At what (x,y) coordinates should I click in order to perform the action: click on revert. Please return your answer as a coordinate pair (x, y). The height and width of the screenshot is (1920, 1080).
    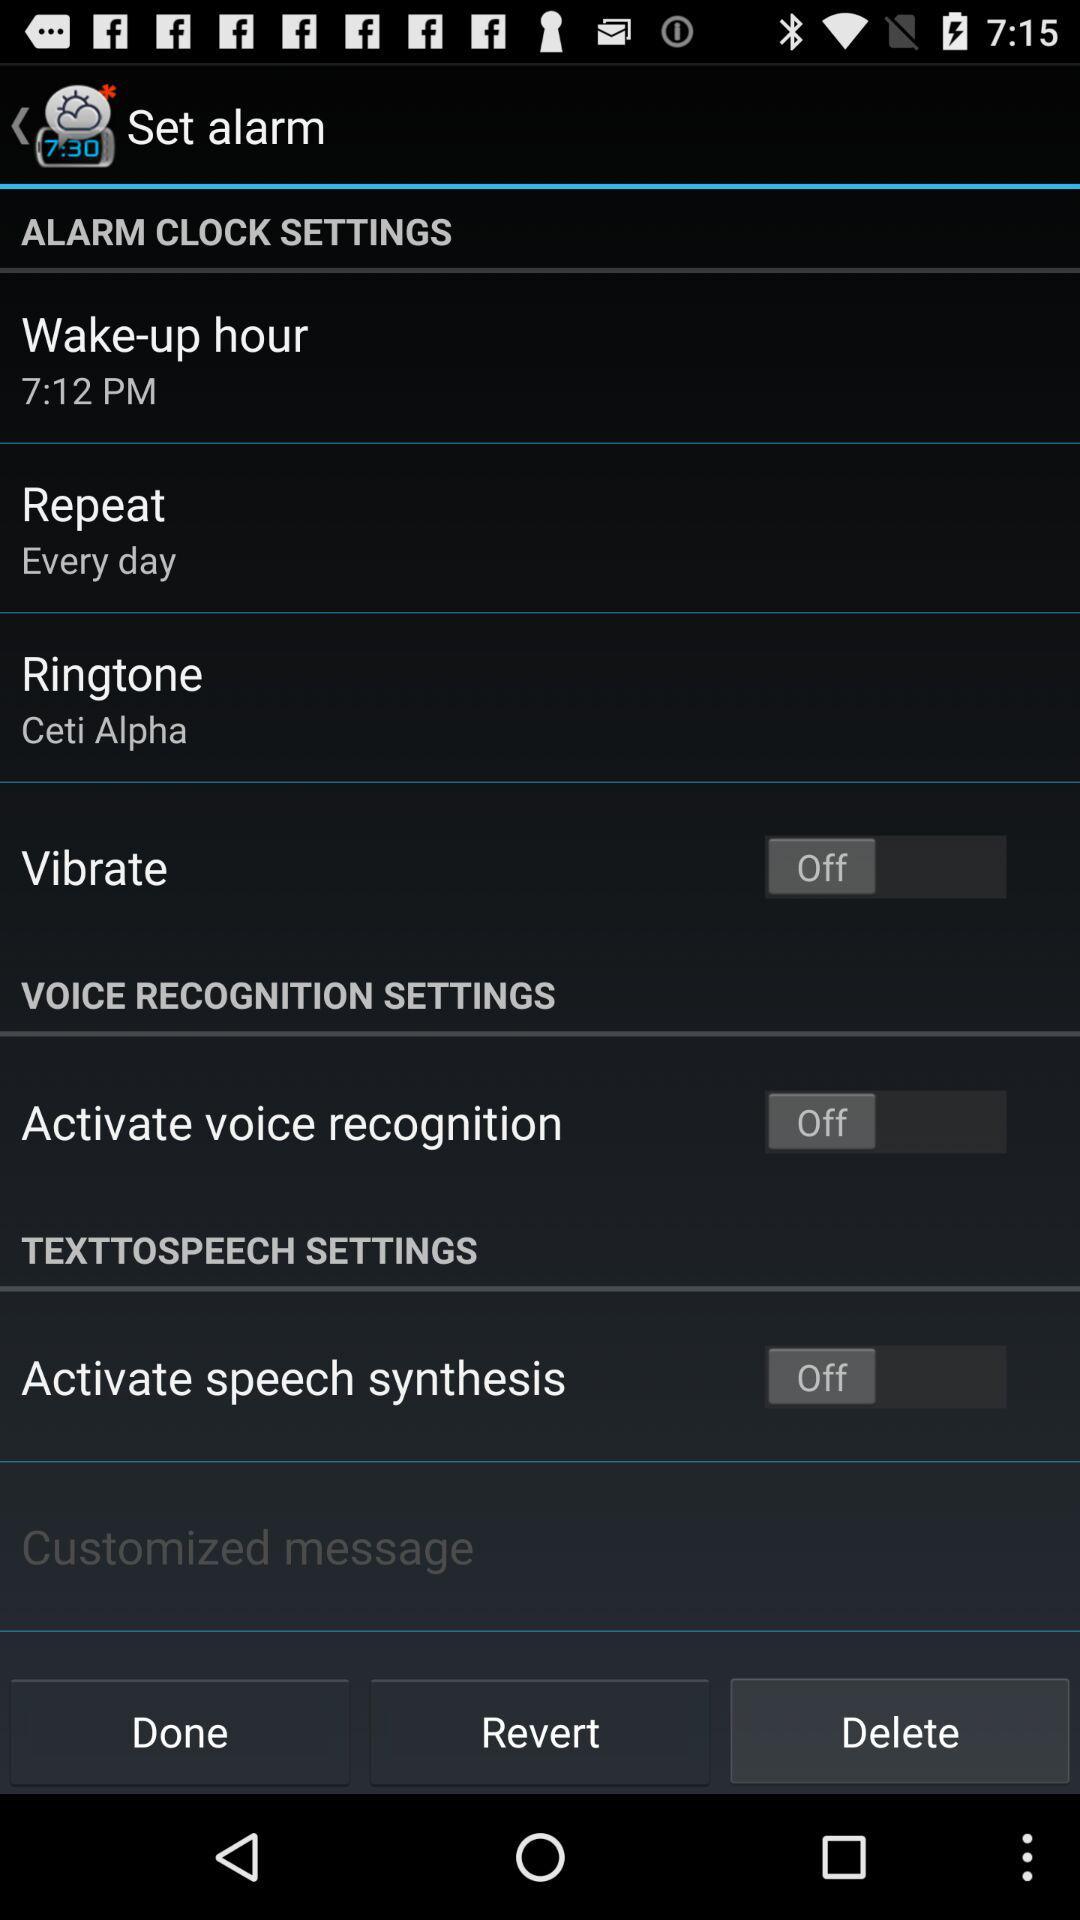
    Looking at the image, I should click on (540, 1730).